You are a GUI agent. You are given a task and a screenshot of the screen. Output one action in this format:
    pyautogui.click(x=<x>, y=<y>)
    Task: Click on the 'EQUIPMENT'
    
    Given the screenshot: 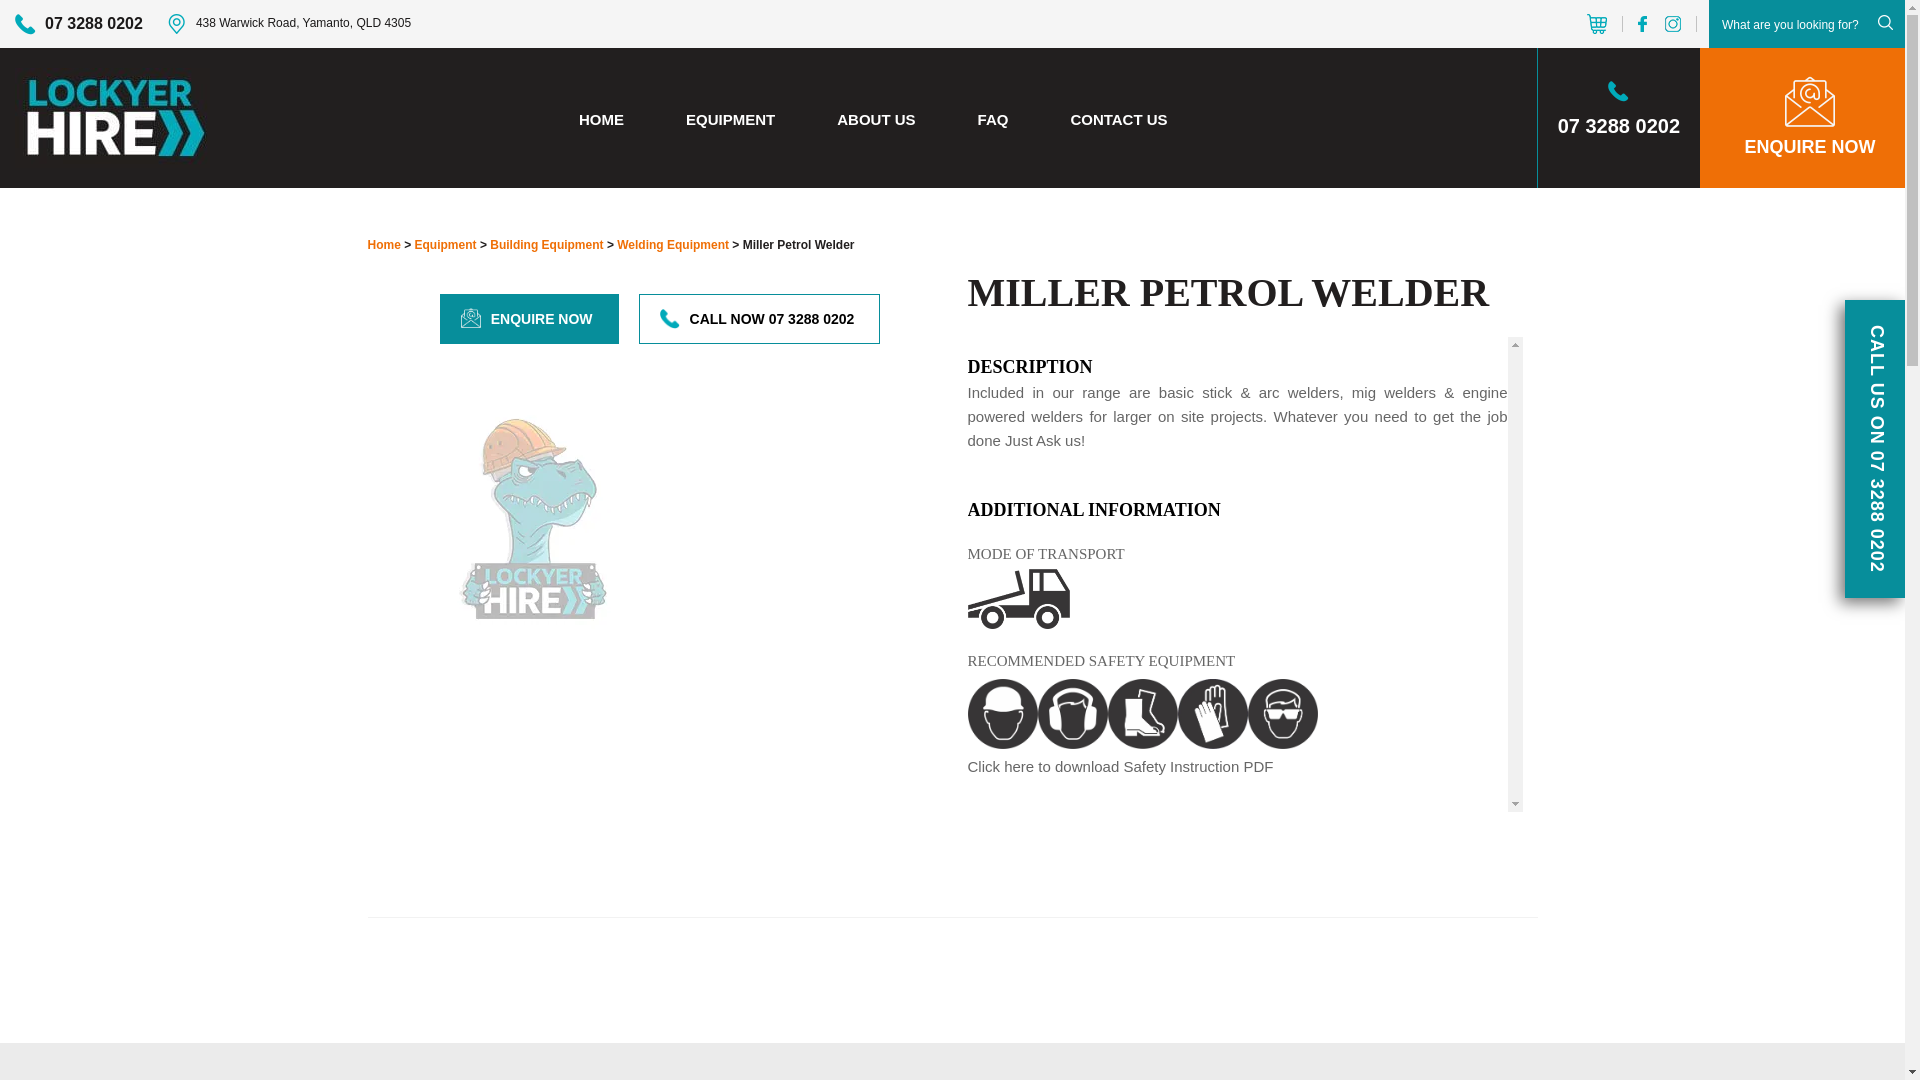 What is the action you would take?
    pyautogui.click(x=729, y=119)
    